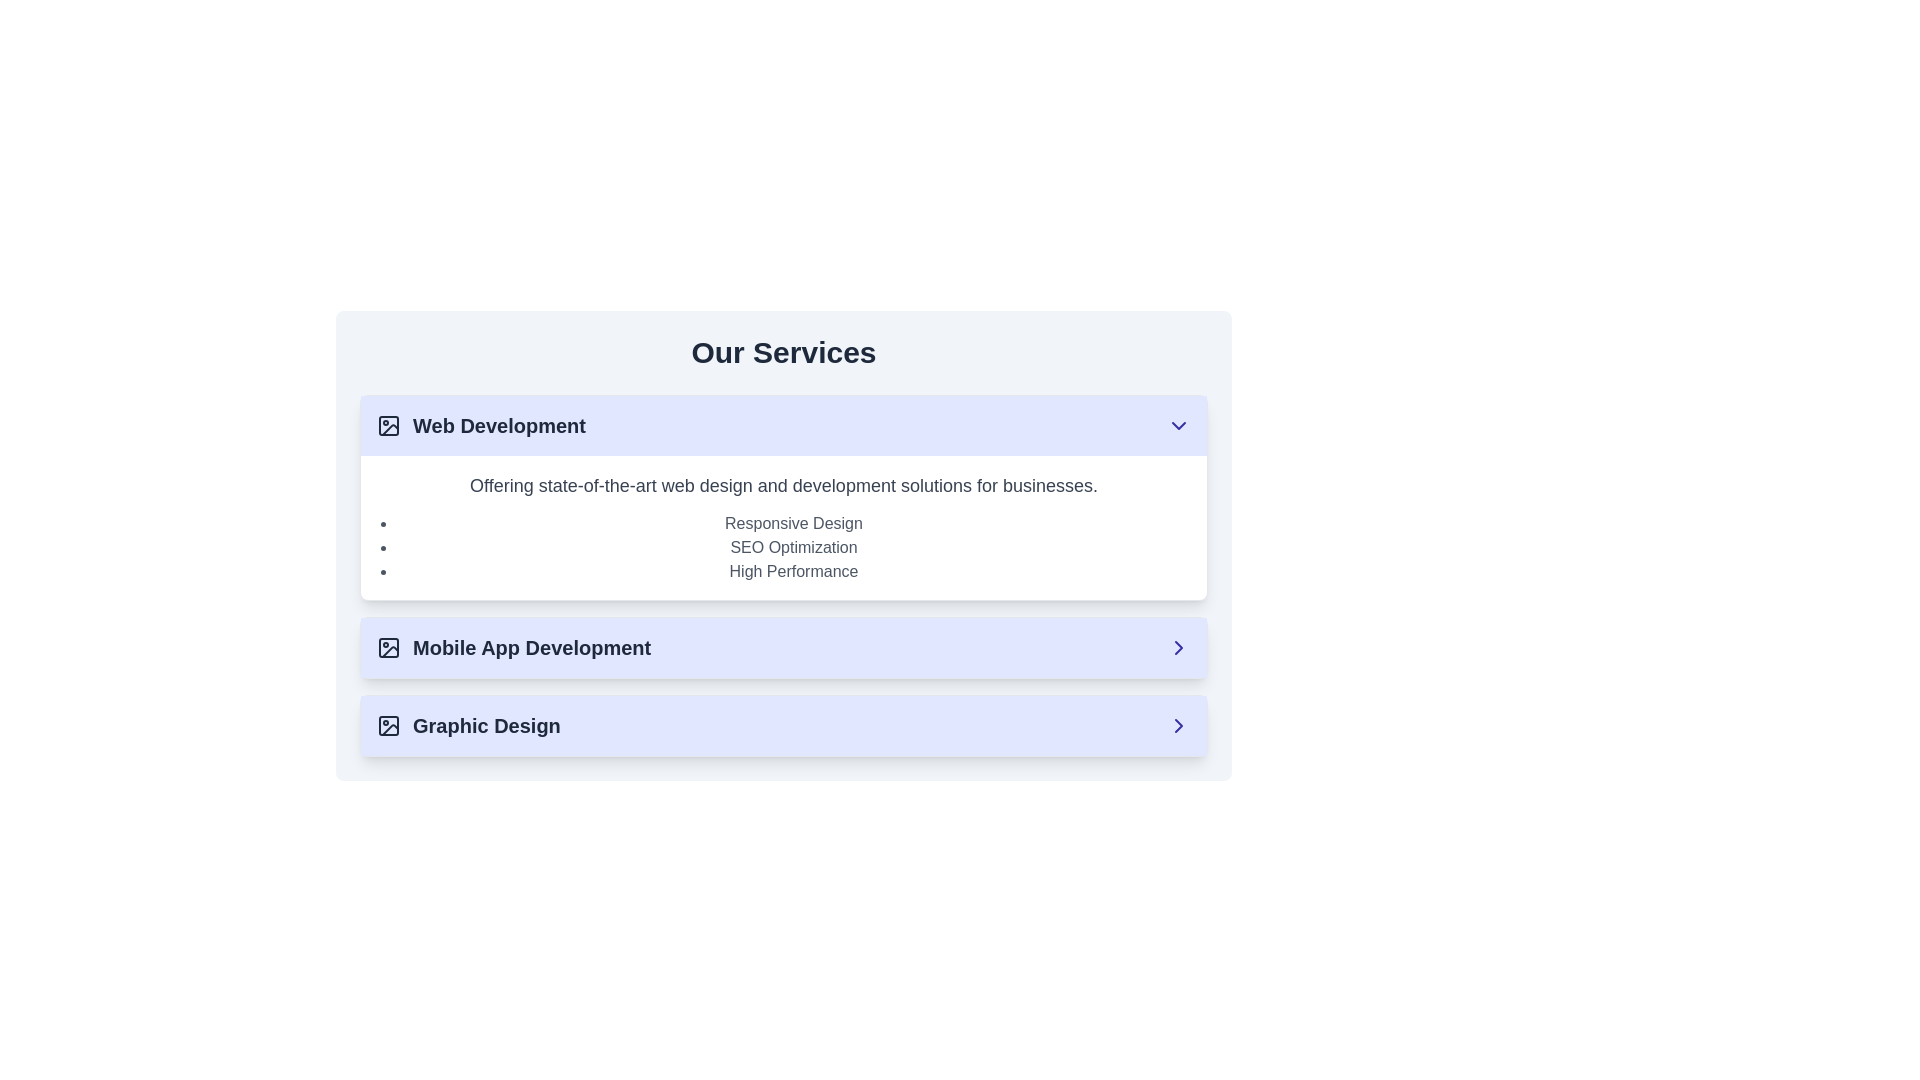 The width and height of the screenshot is (1920, 1080). Describe the element at coordinates (782, 575) in the screenshot. I see `the Informational card about web development services located at the top of the 'Our Services' section` at that location.